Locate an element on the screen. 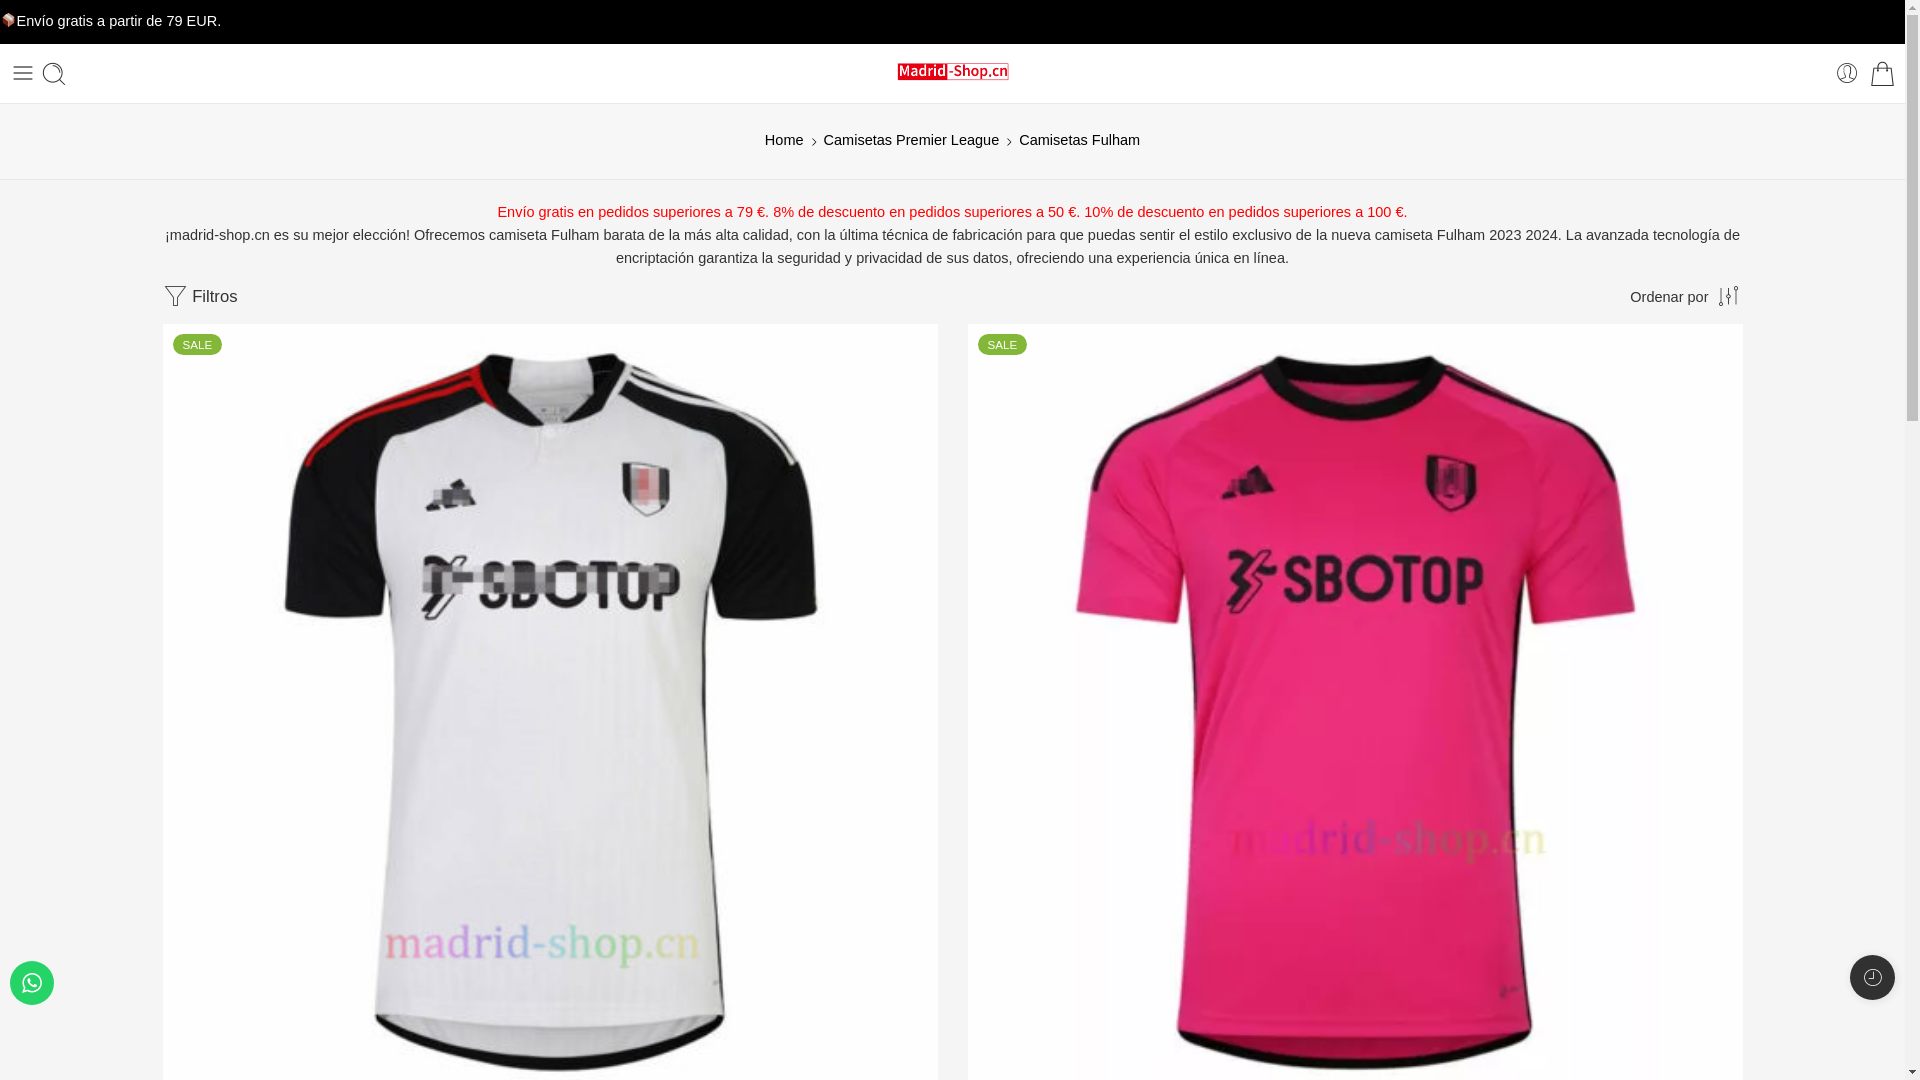 The width and height of the screenshot is (1920, 1080). 'WhatsApp' is located at coordinates (32, 982).